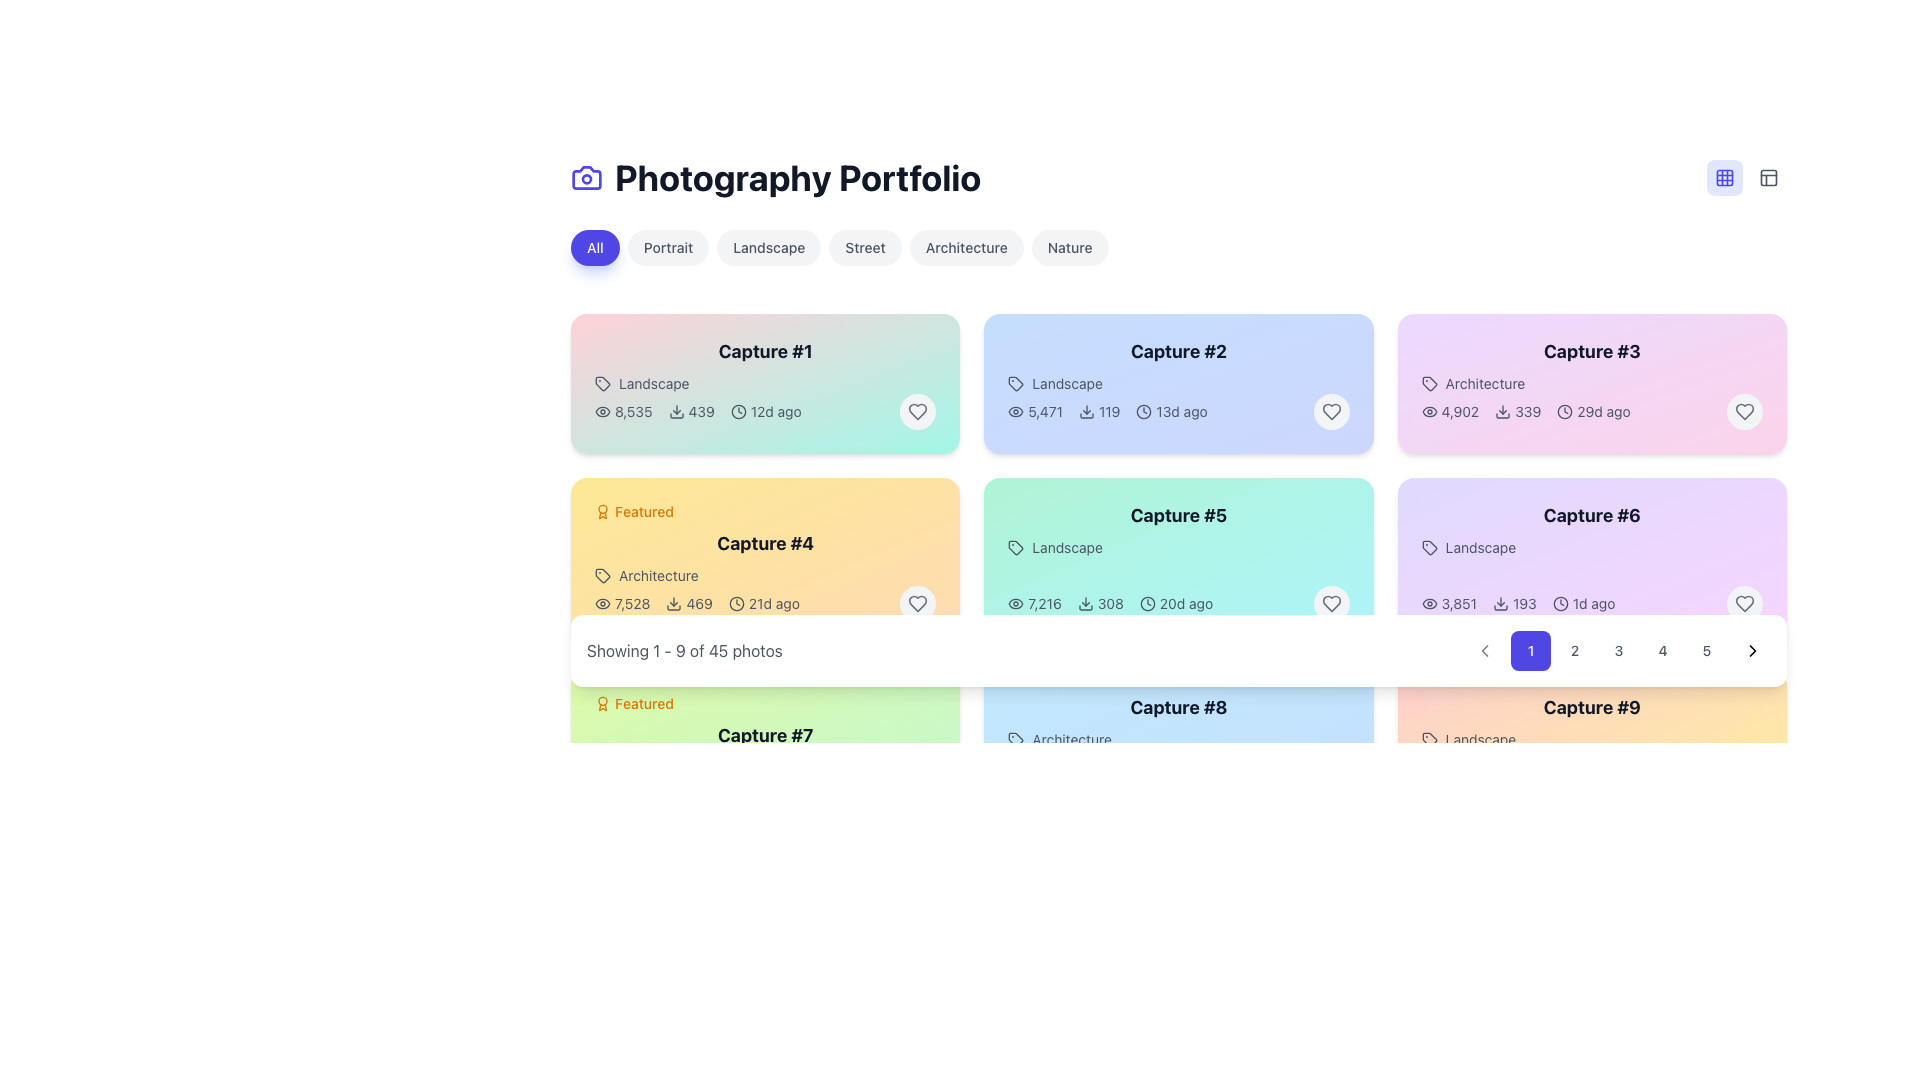 This screenshot has height=1080, width=1920. Describe the element at coordinates (925, 703) in the screenshot. I see `the maximize button located in the top-right corner of the 'Capture #7' card to enlarge or view detailed information` at that location.